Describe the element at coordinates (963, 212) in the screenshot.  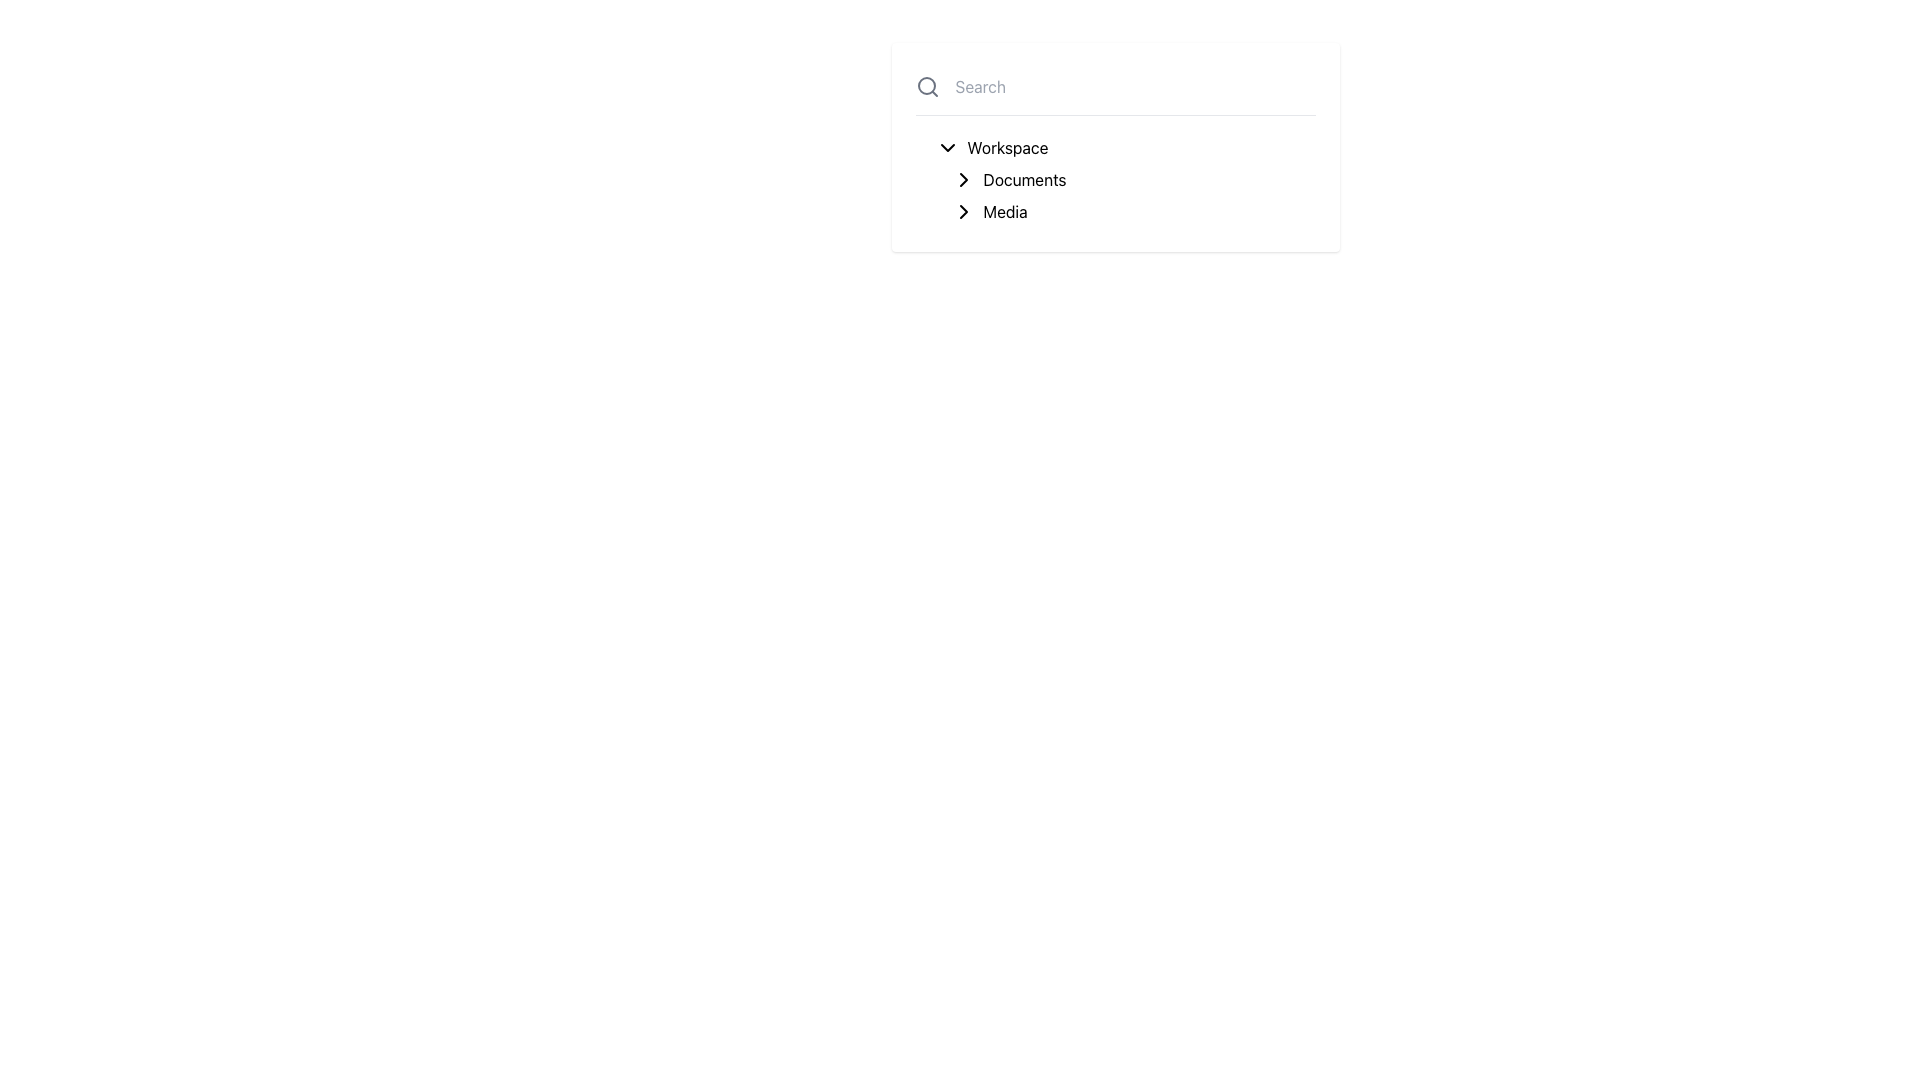
I see `the right-pointing chevron icon located to the left of the 'Media' text label in the sidebar menu` at that location.